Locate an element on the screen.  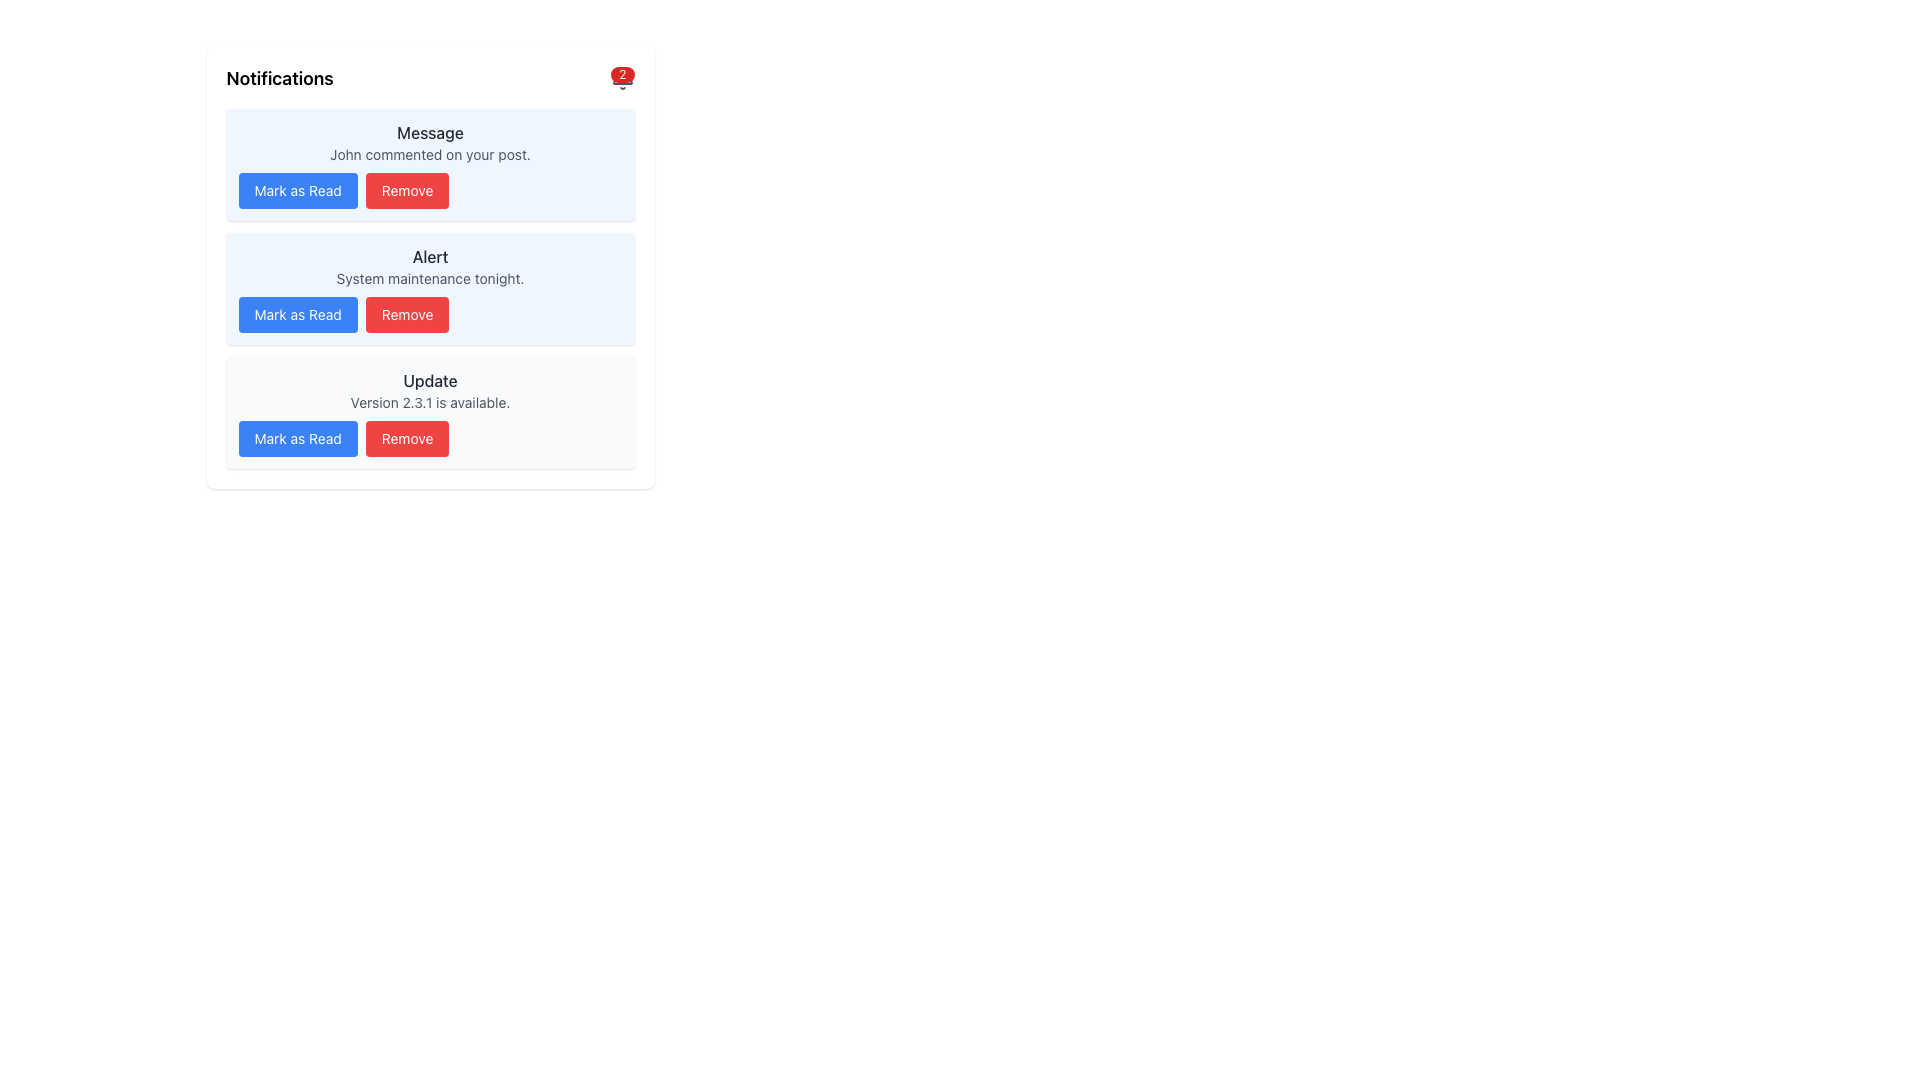
the Badge notification count indicator located in the top-right corner, which overlays the notification bell icon is located at coordinates (621, 77).